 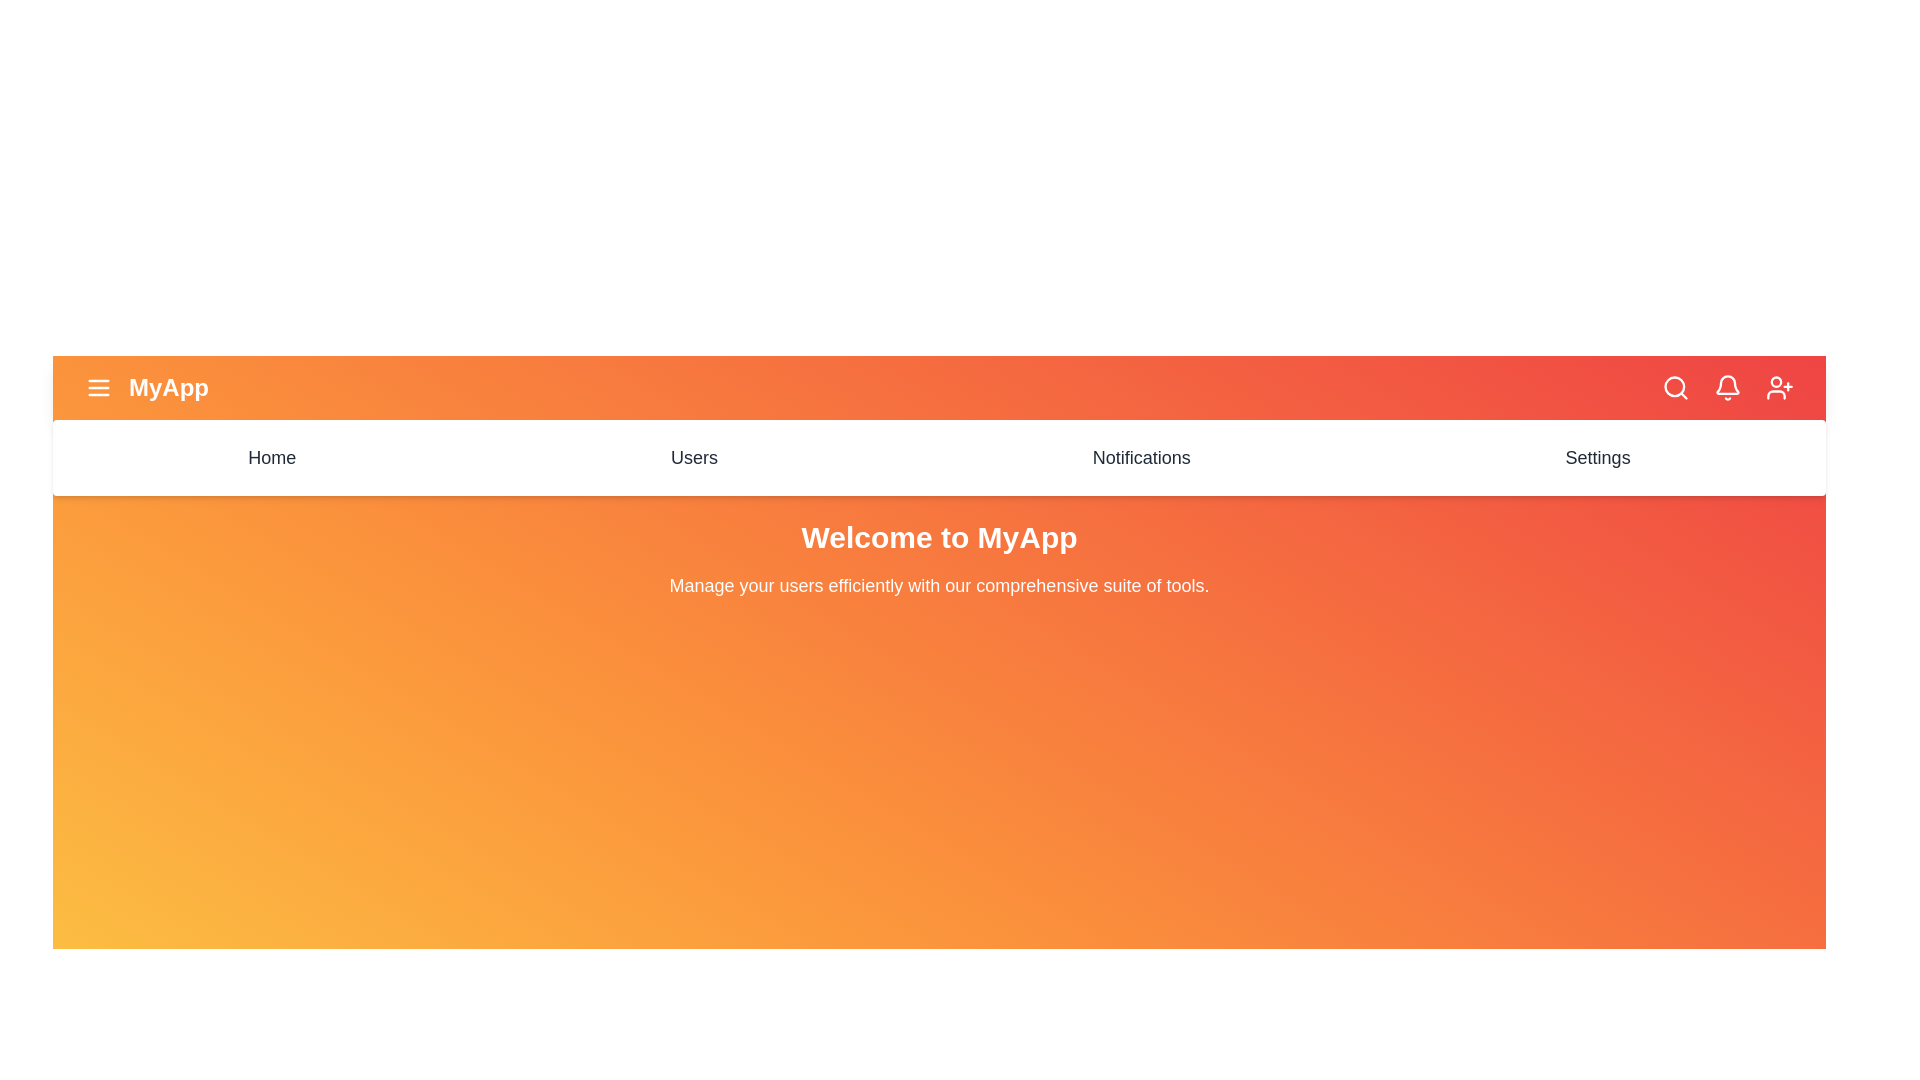 I want to click on the menu item Notifications to navigate to the corresponding section, so click(x=1141, y=458).